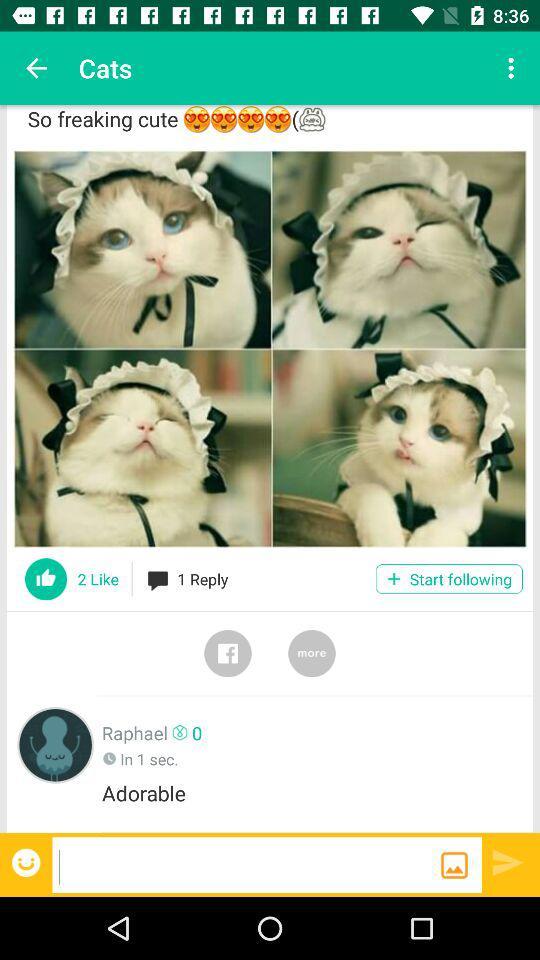  Describe the element at coordinates (36, 68) in the screenshot. I see `item above so freaking cute` at that location.